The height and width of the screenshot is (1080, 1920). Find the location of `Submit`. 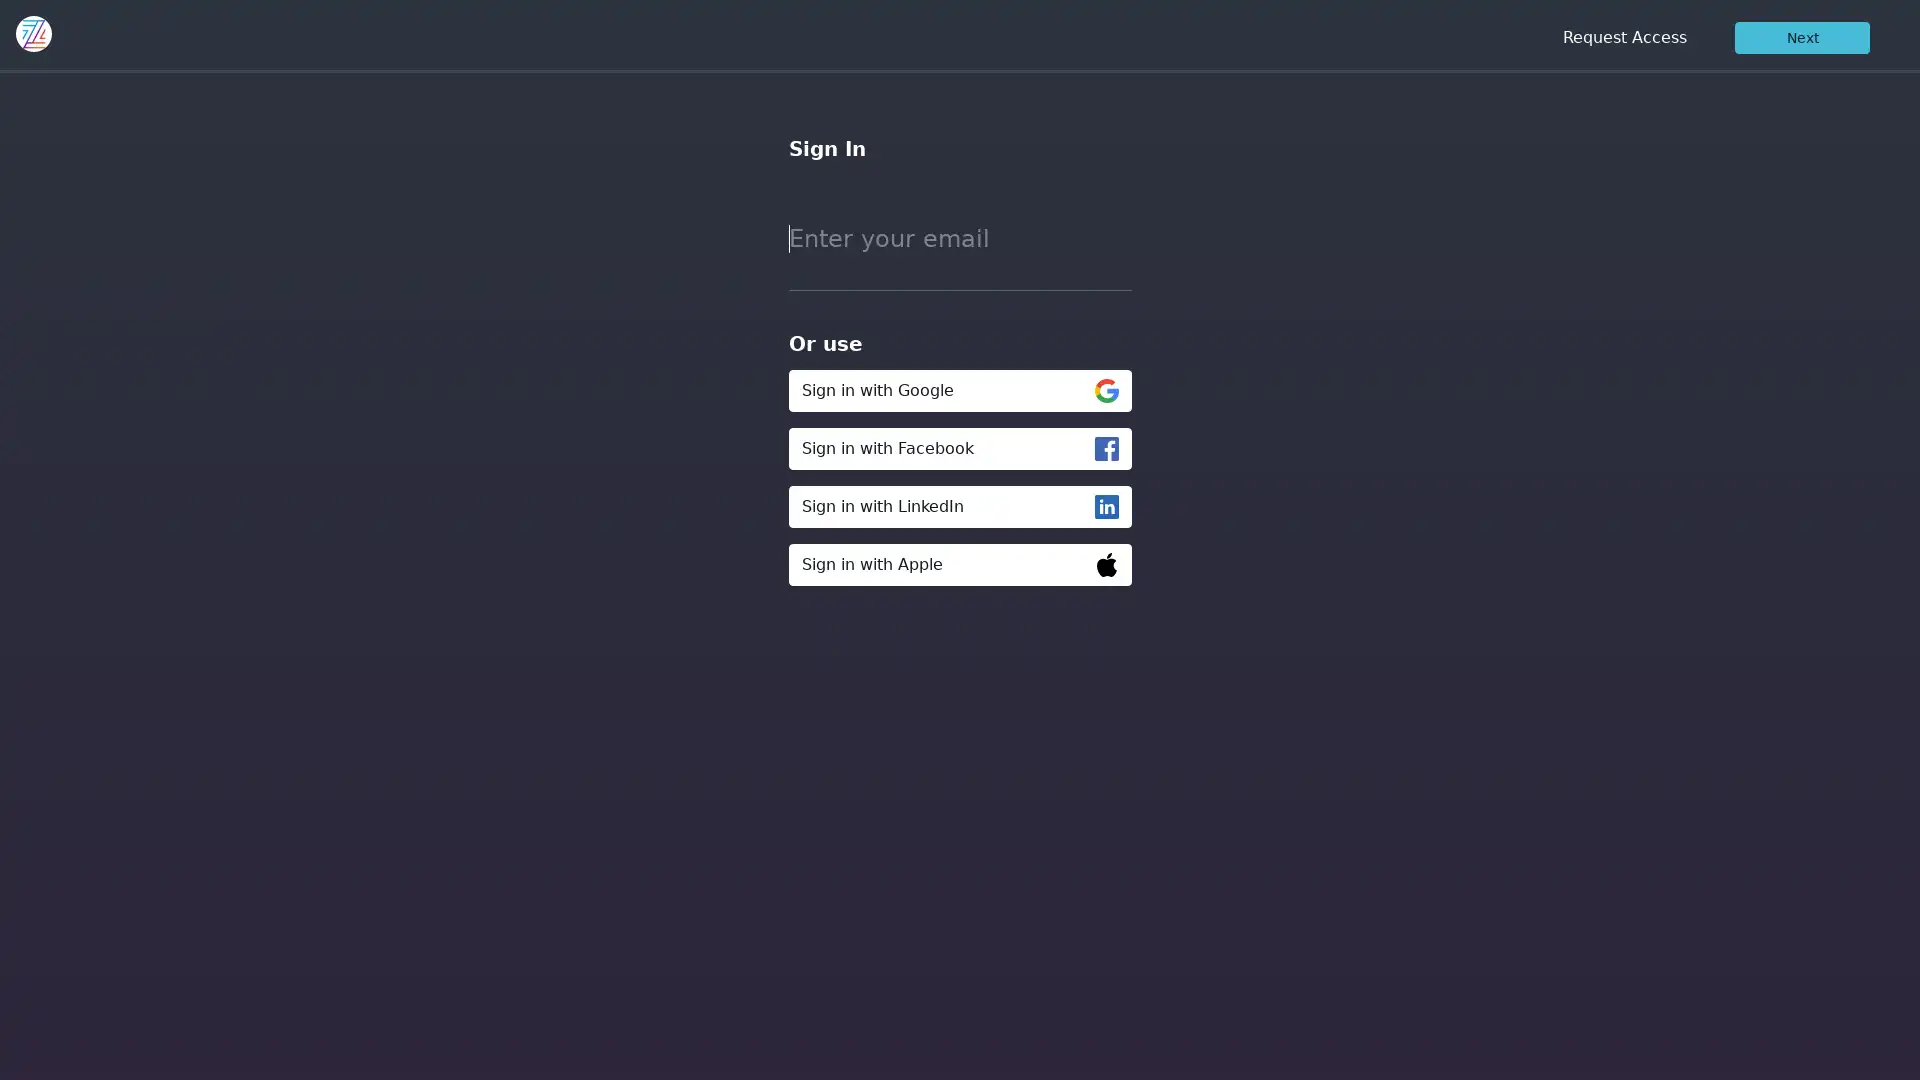

Submit is located at coordinates (792, 612).